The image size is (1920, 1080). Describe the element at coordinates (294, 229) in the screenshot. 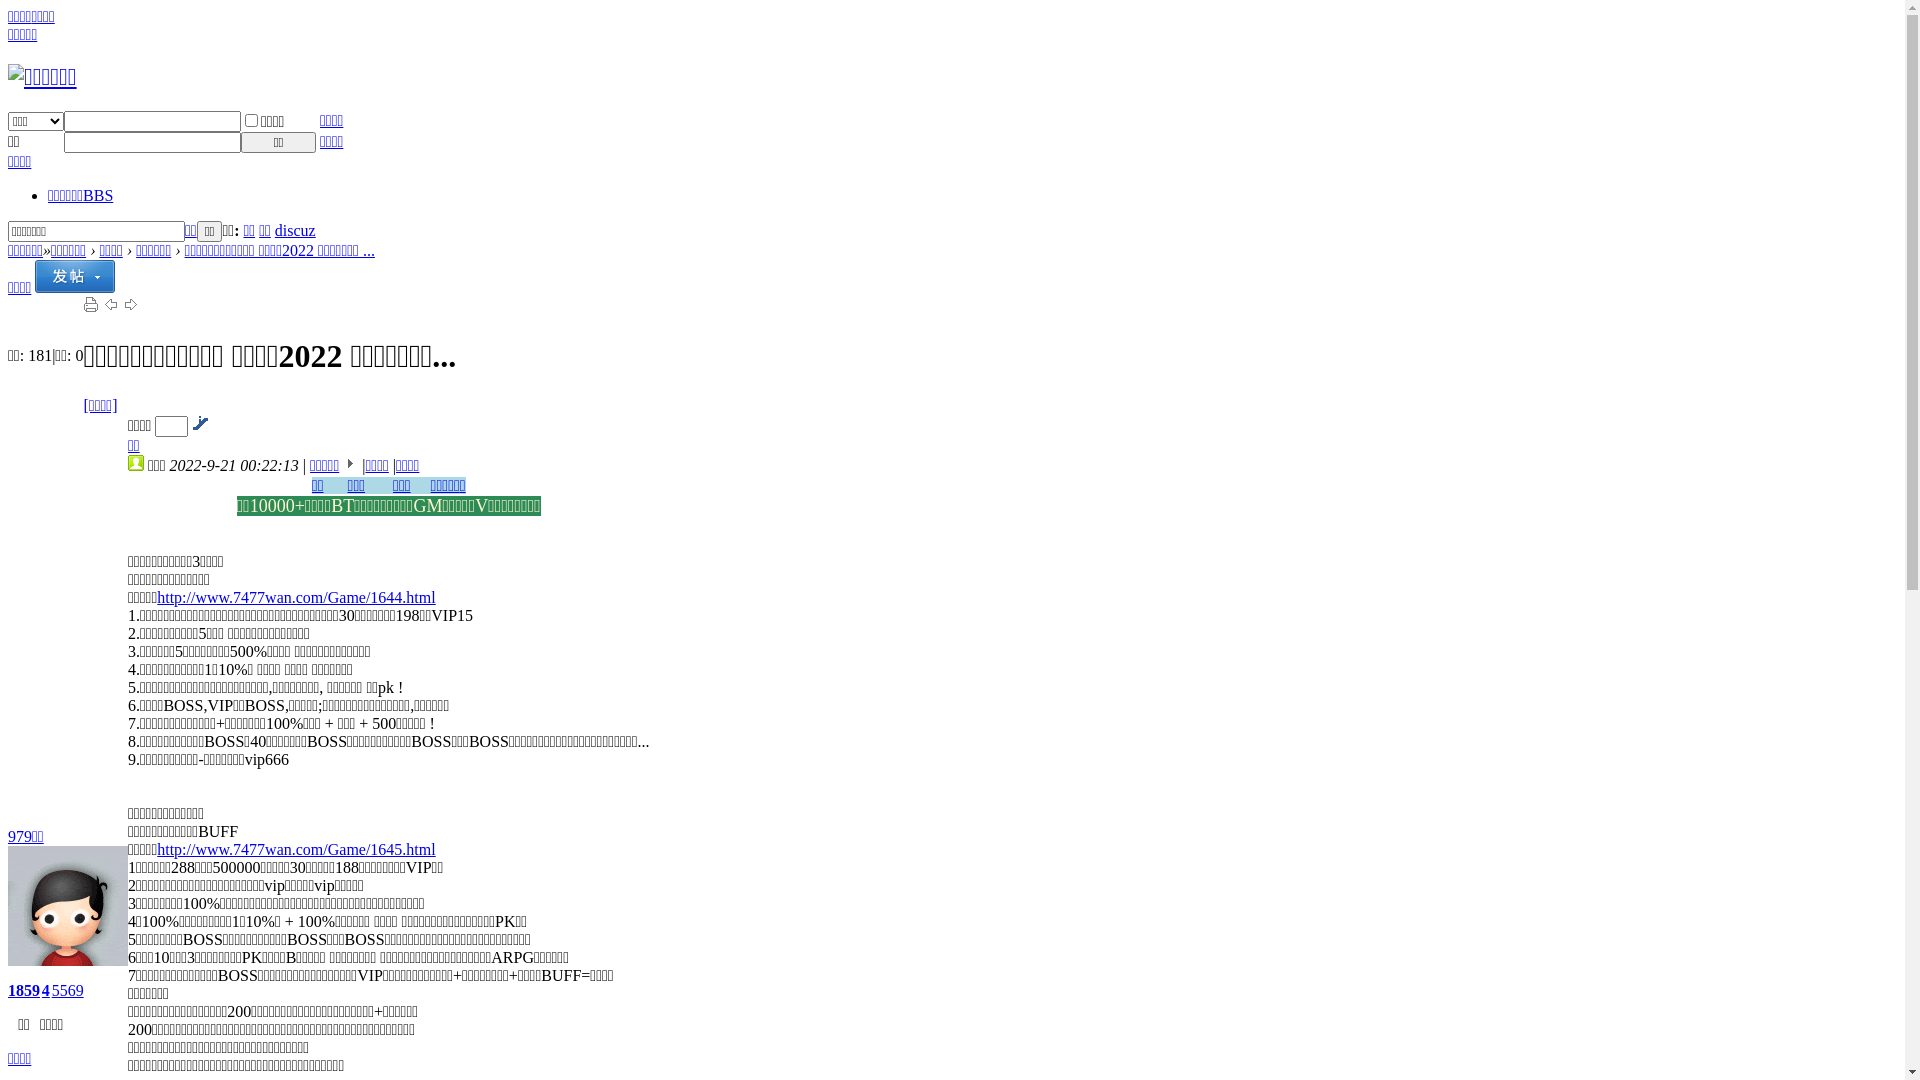

I see `'discuz'` at that location.